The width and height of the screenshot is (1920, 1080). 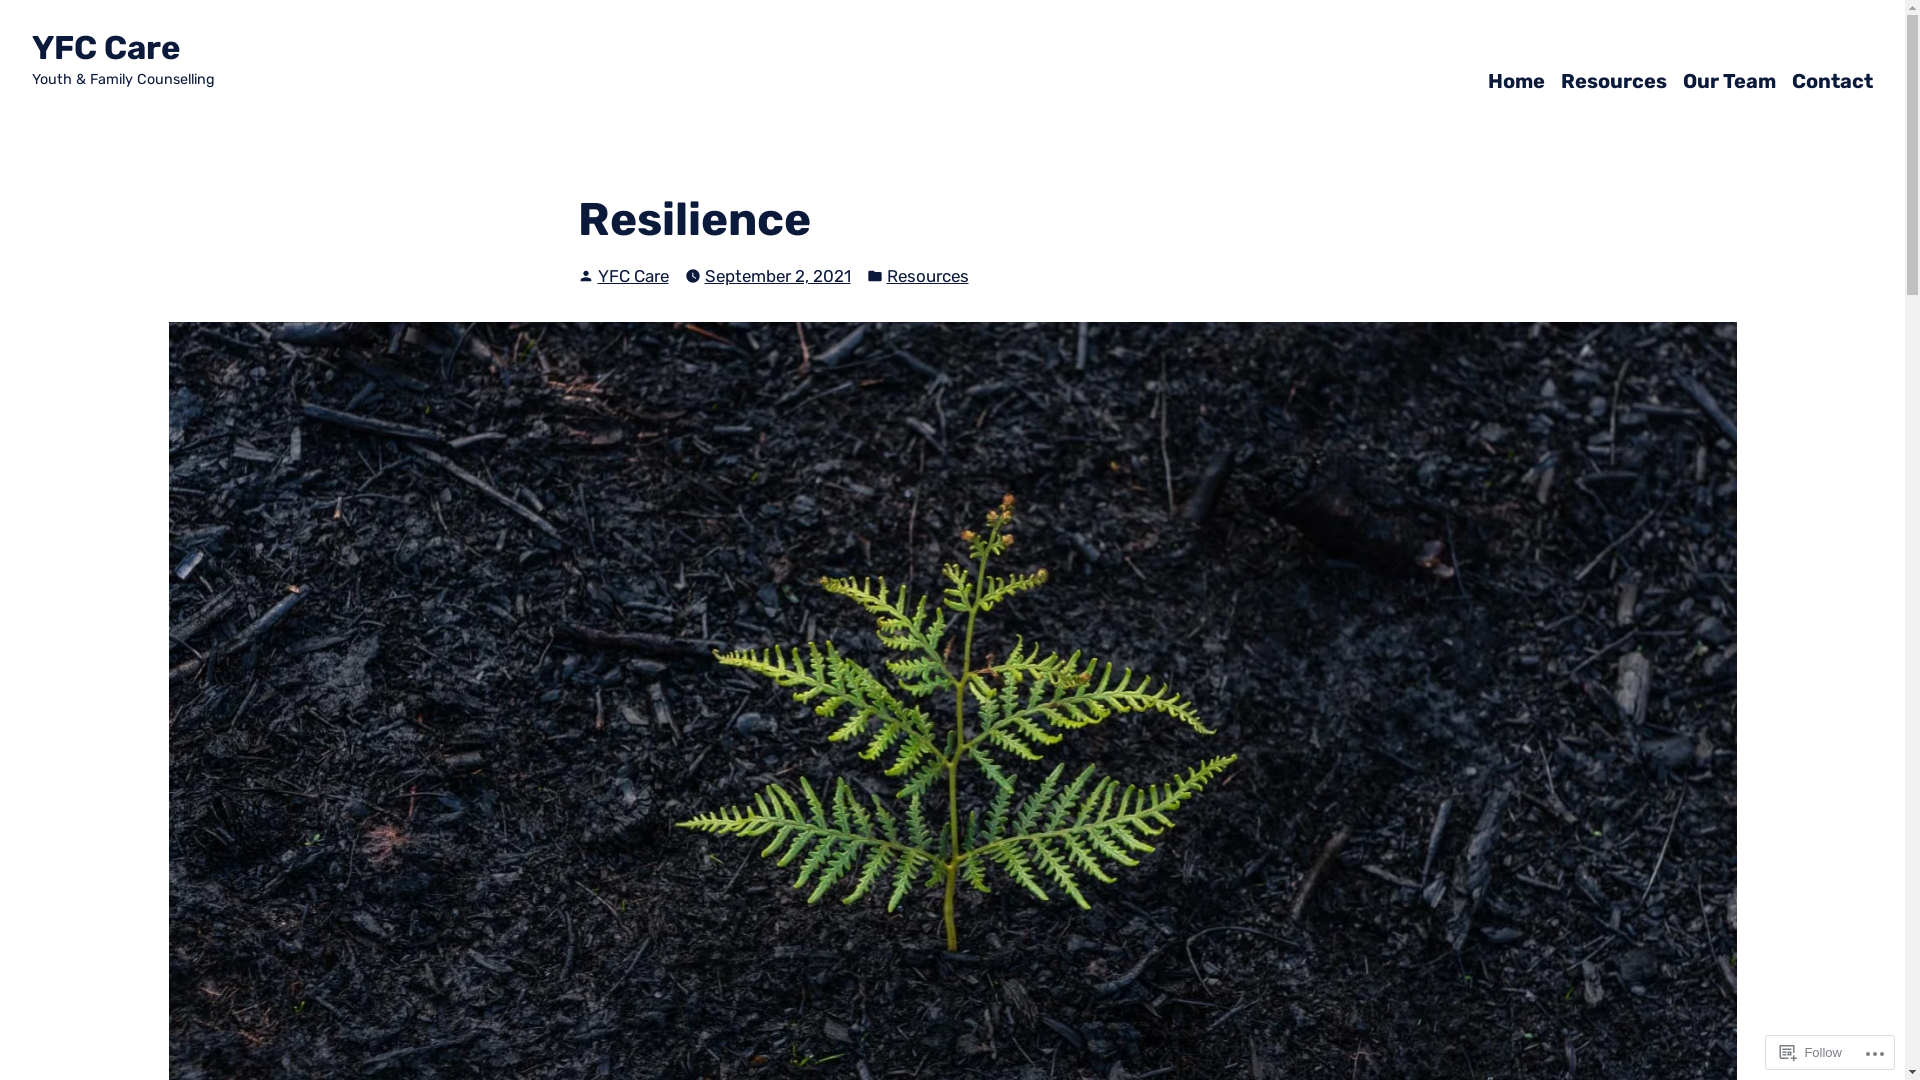 I want to click on 'Resources', so click(x=925, y=275).